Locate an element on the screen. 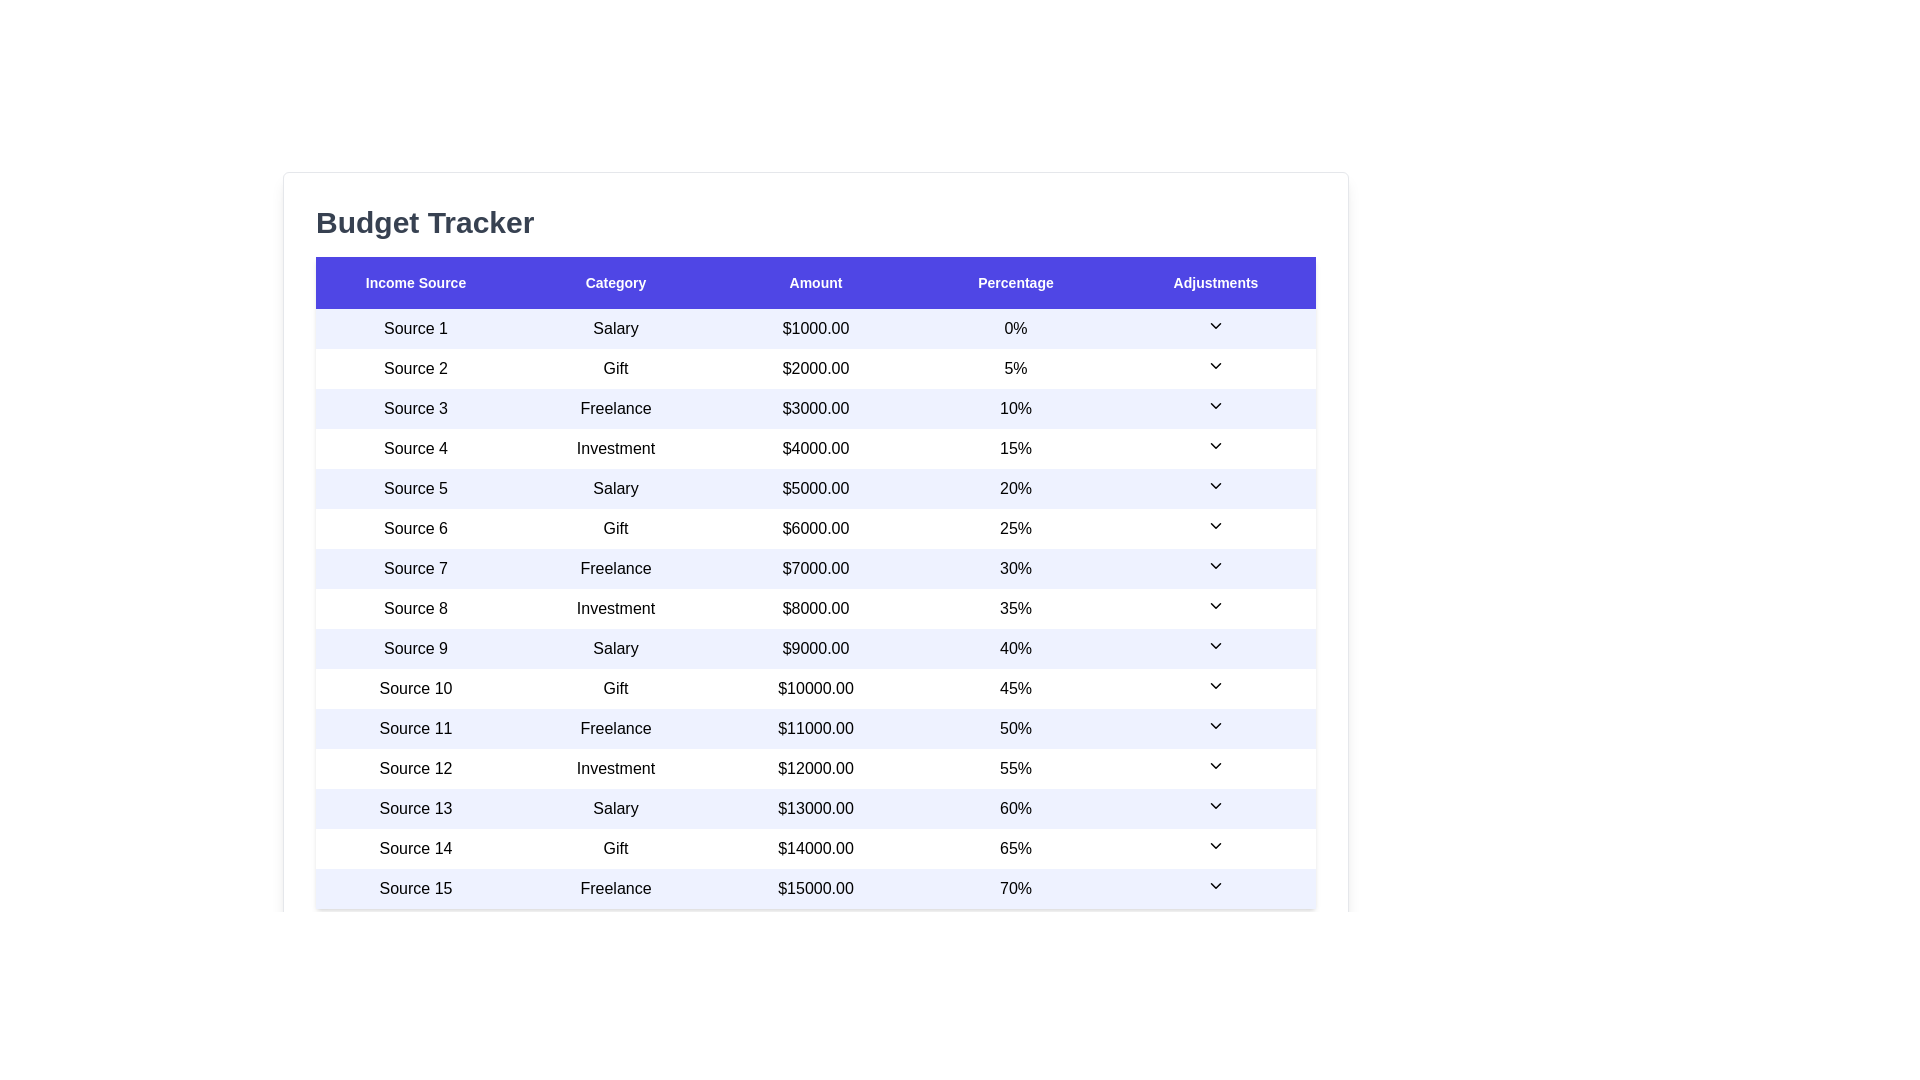  the table header Income Source to sort the table by that column is located at coordinates (415, 282).